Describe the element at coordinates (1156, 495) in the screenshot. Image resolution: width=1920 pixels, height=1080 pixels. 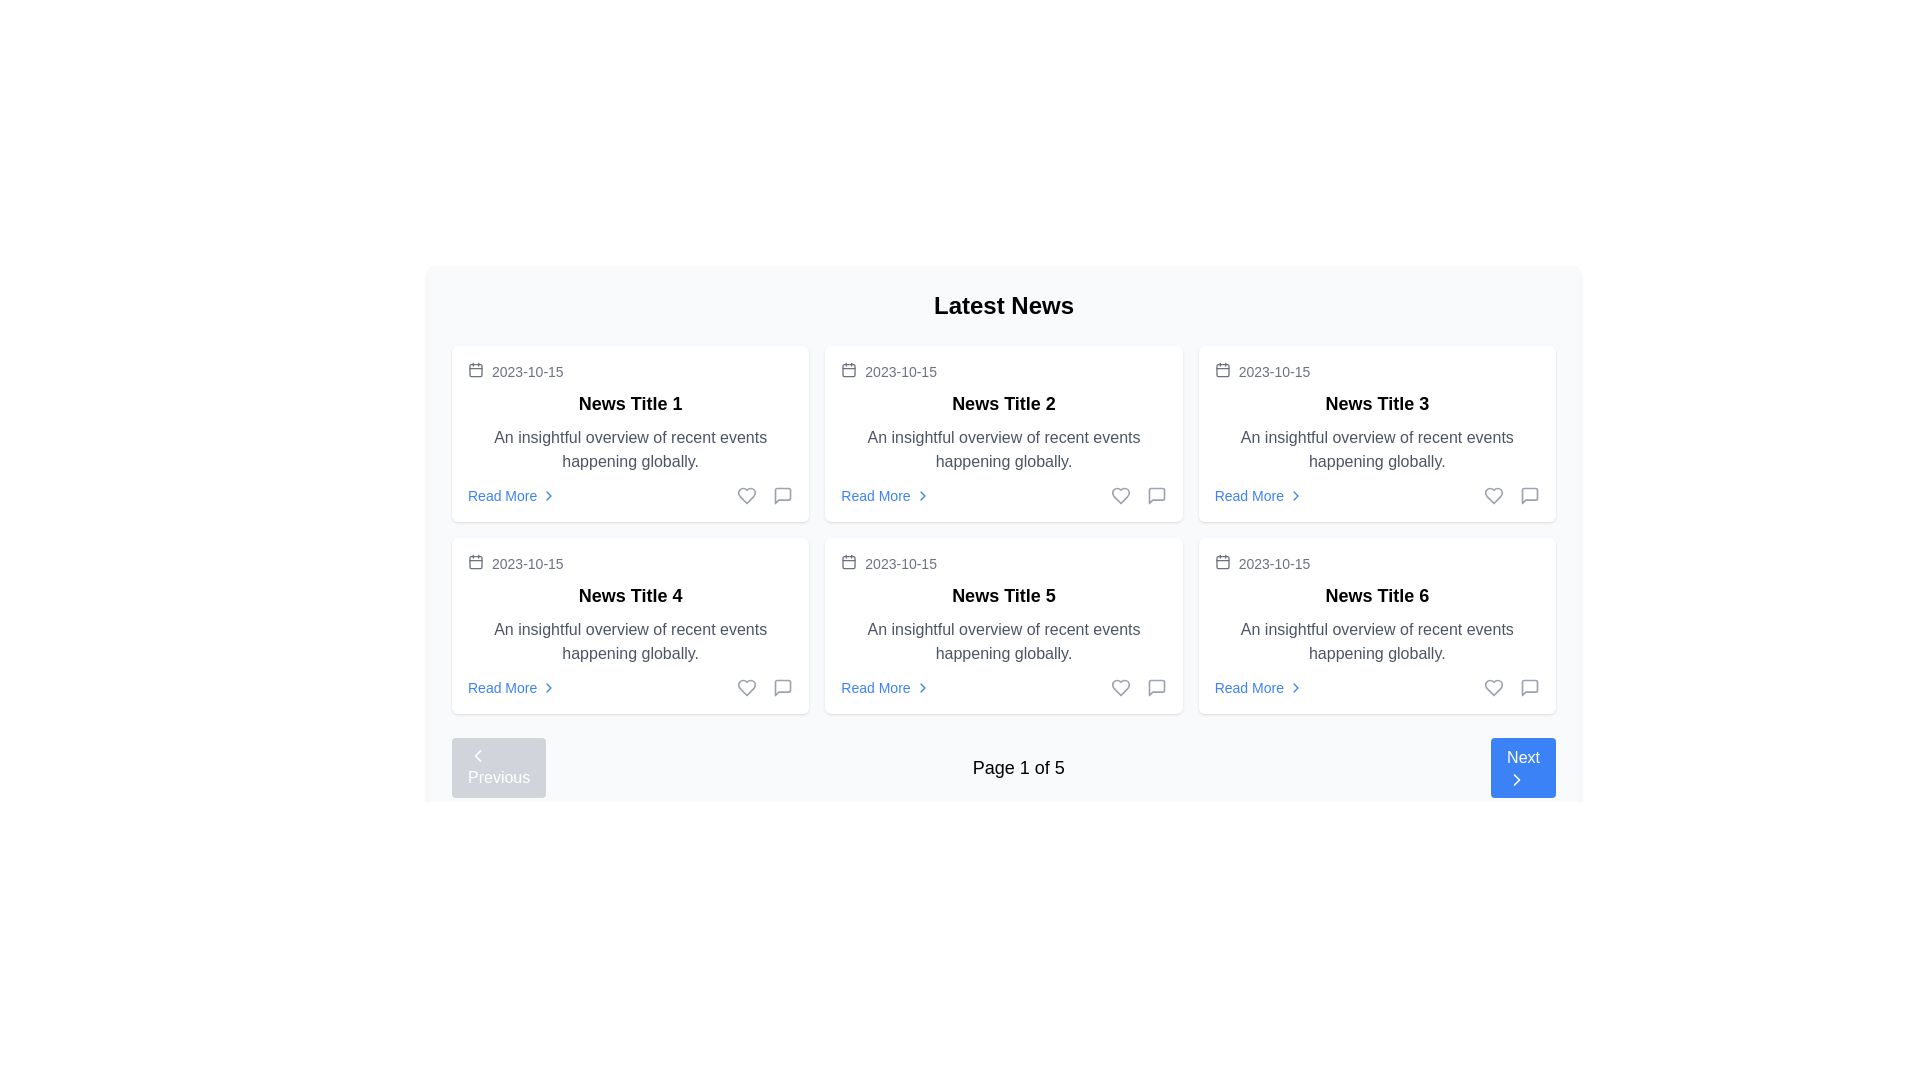
I see `the light gray speech bubble icon located to the right of the 'News Title 2' in the card layout` at that location.